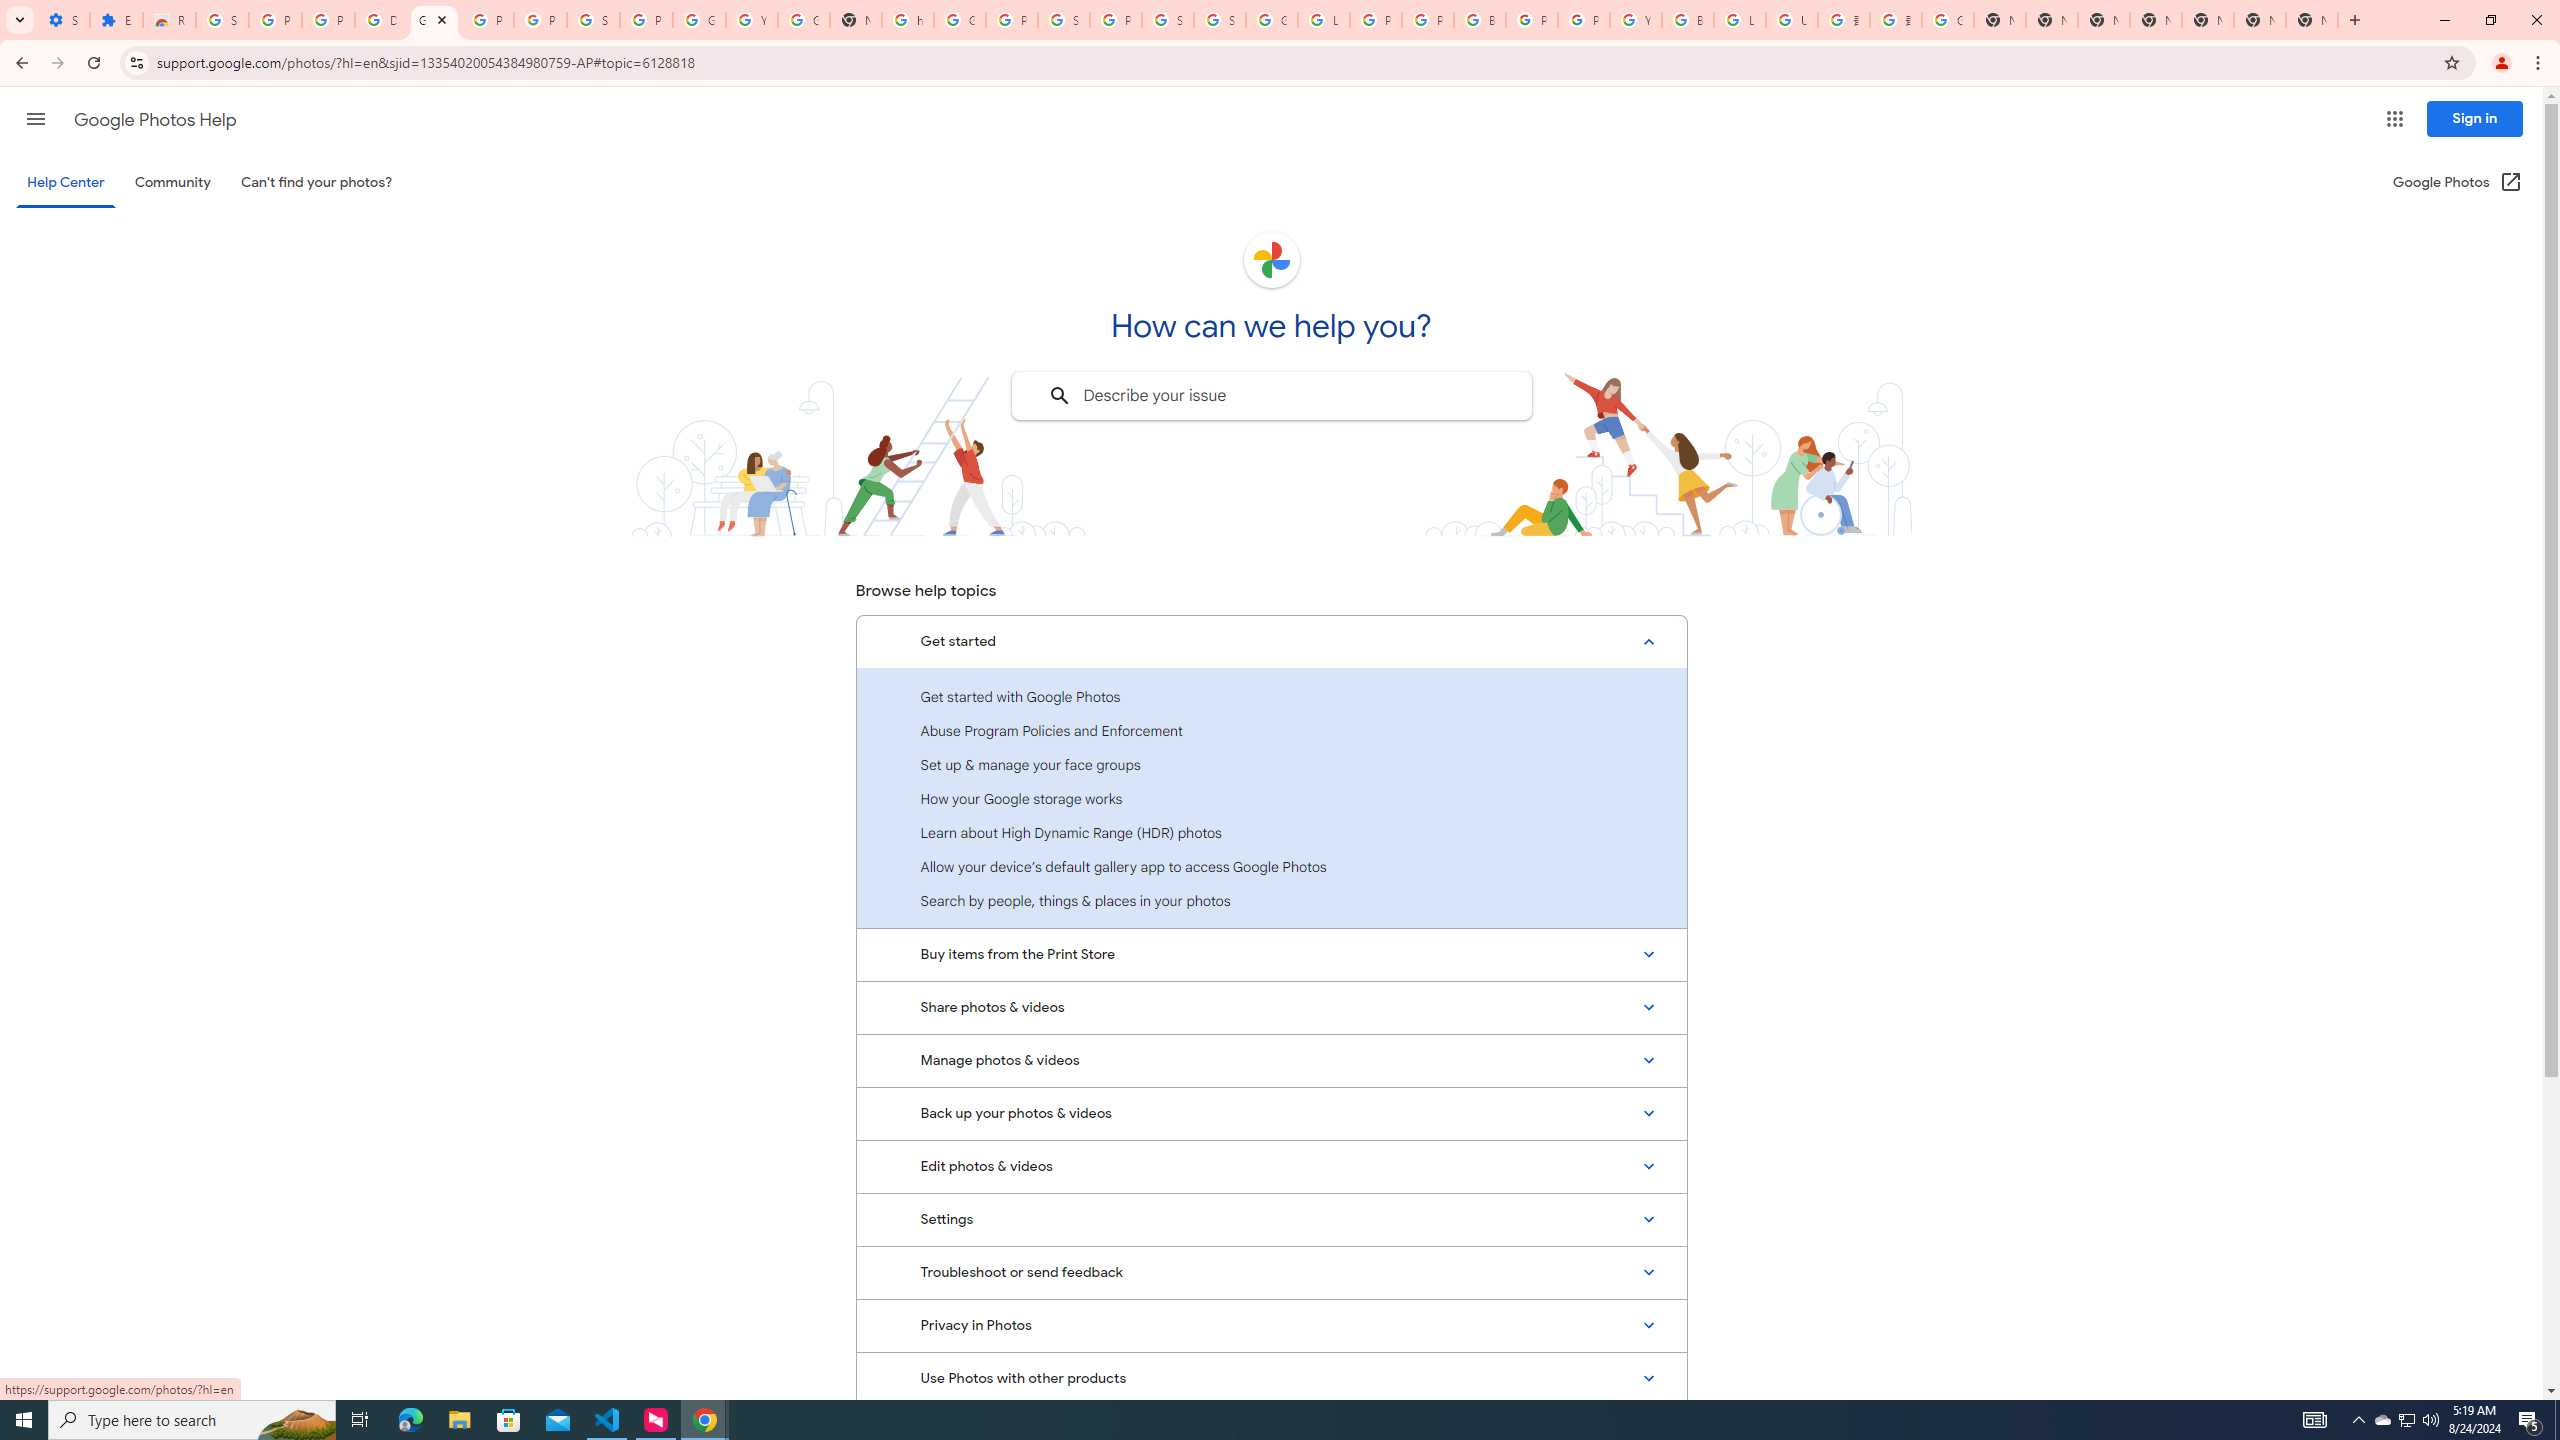  I want to click on 'Settings - On startup', so click(64, 19).